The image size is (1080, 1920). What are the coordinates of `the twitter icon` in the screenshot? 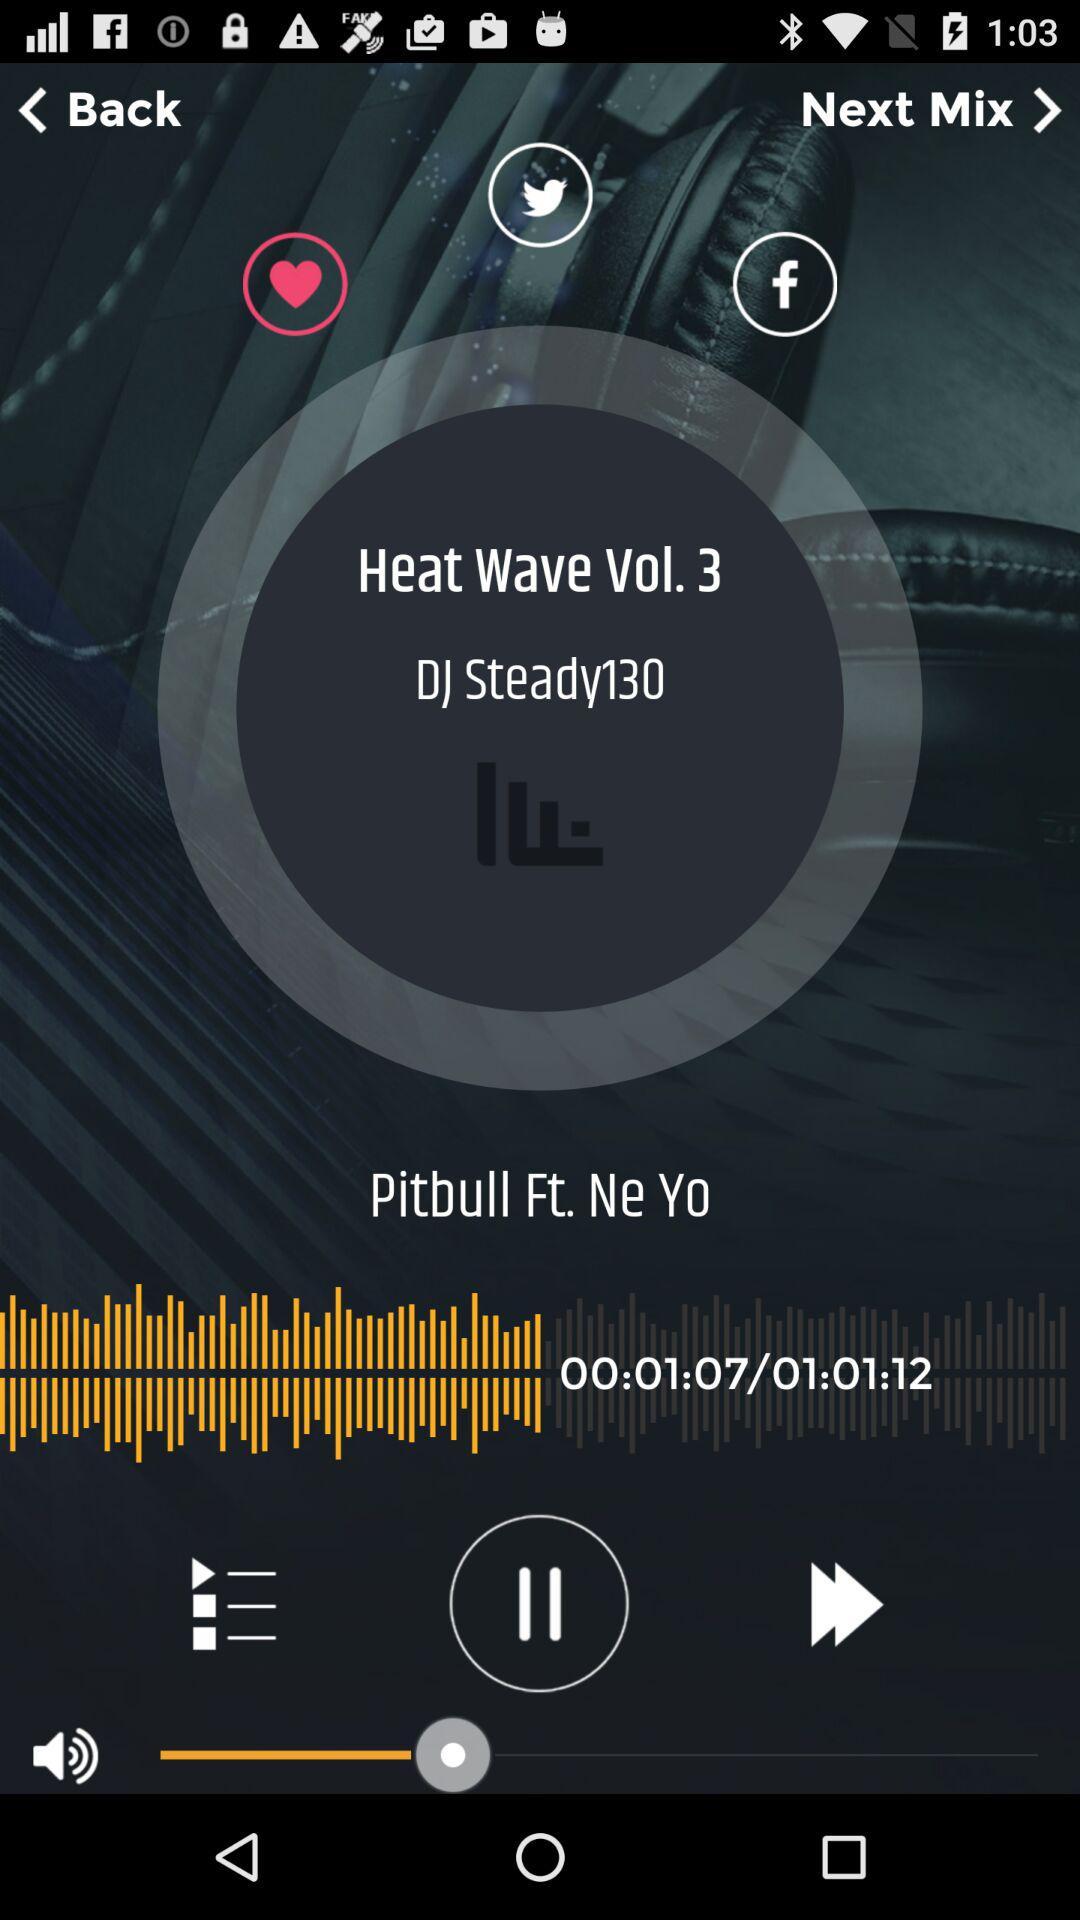 It's located at (540, 215).